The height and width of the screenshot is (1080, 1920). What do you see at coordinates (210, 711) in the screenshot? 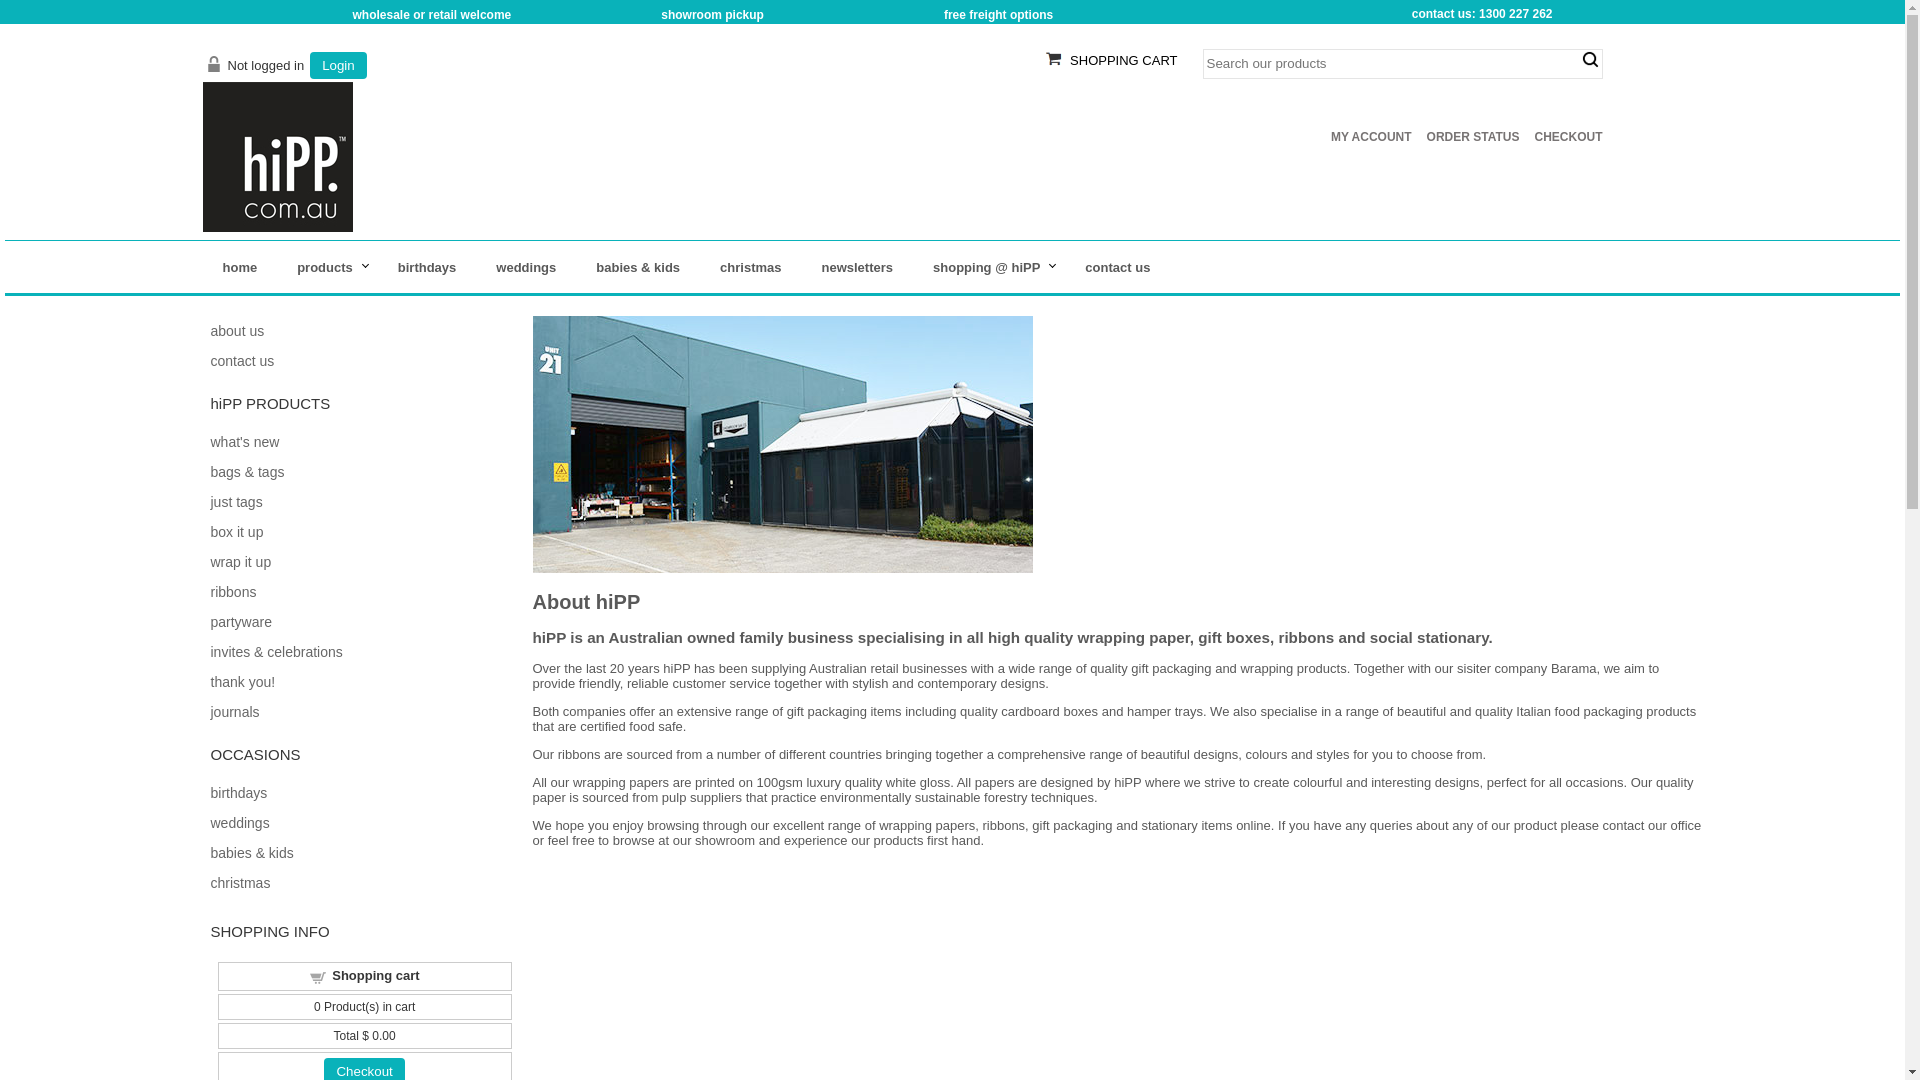
I see `'journals'` at bounding box center [210, 711].